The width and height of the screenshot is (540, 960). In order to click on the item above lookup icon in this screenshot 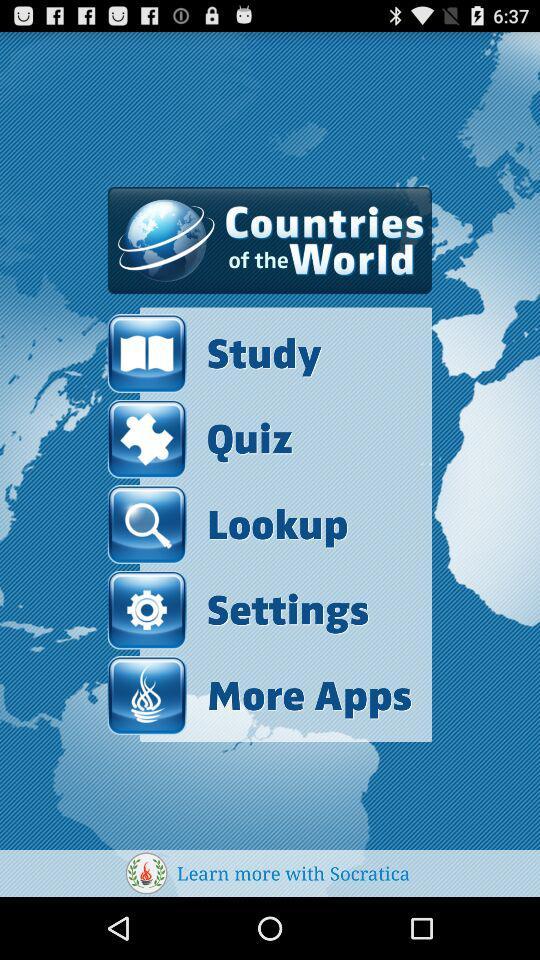, I will do `click(200, 439)`.